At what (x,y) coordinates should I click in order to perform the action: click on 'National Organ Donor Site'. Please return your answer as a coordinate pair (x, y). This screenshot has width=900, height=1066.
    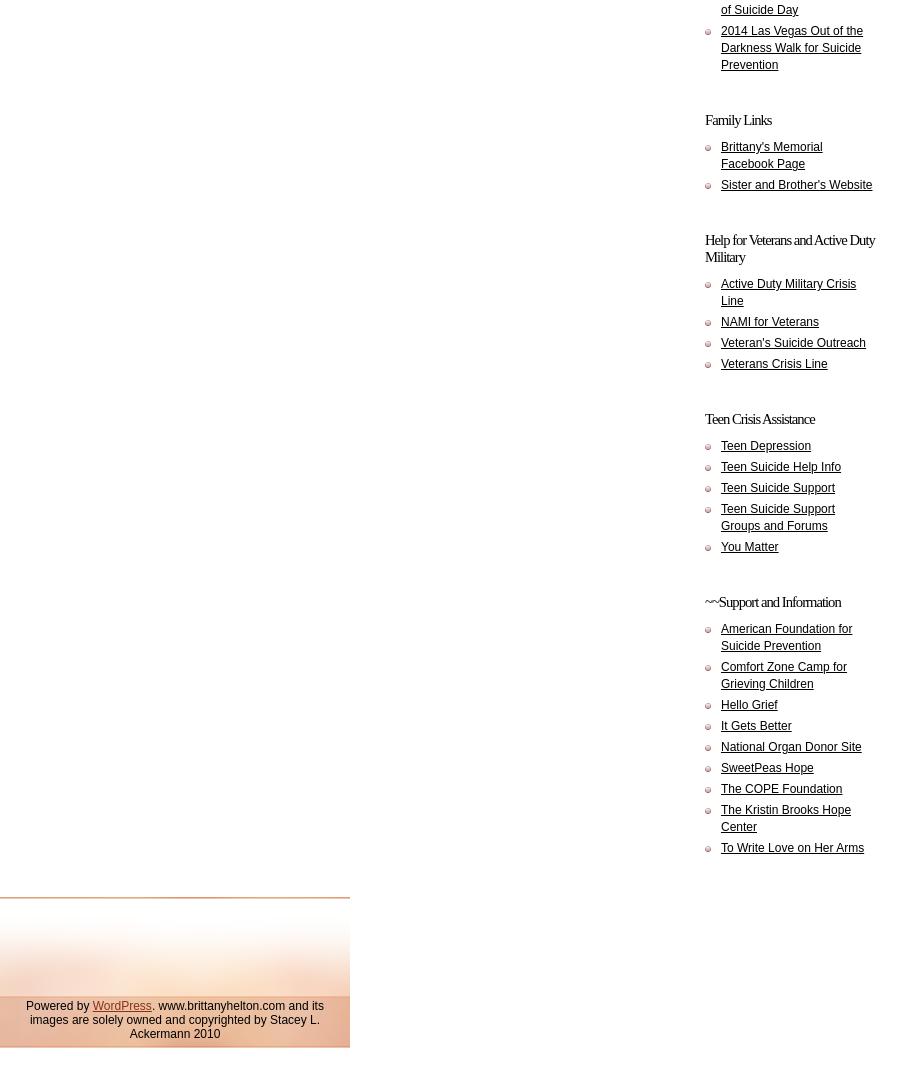
    Looking at the image, I should click on (719, 746).